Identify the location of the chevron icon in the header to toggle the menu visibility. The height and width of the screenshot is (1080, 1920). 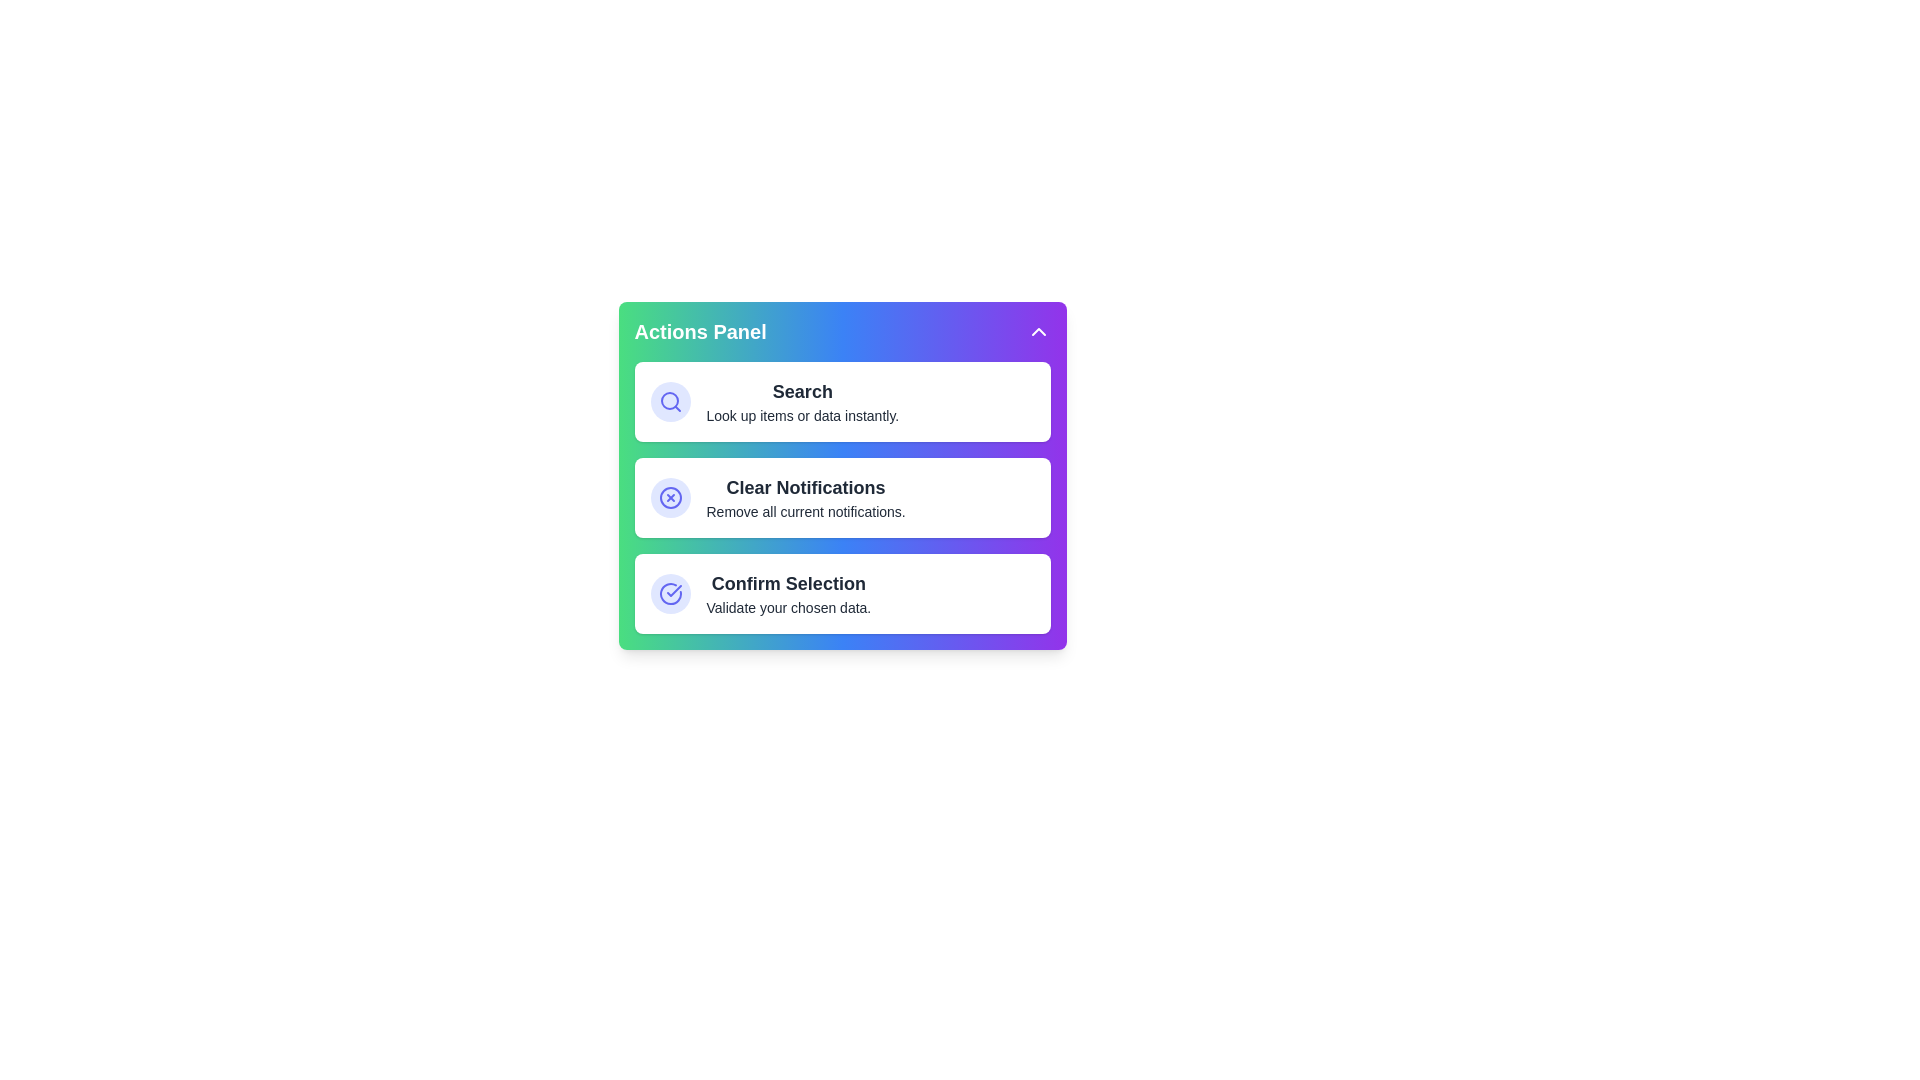
(1038, 330).